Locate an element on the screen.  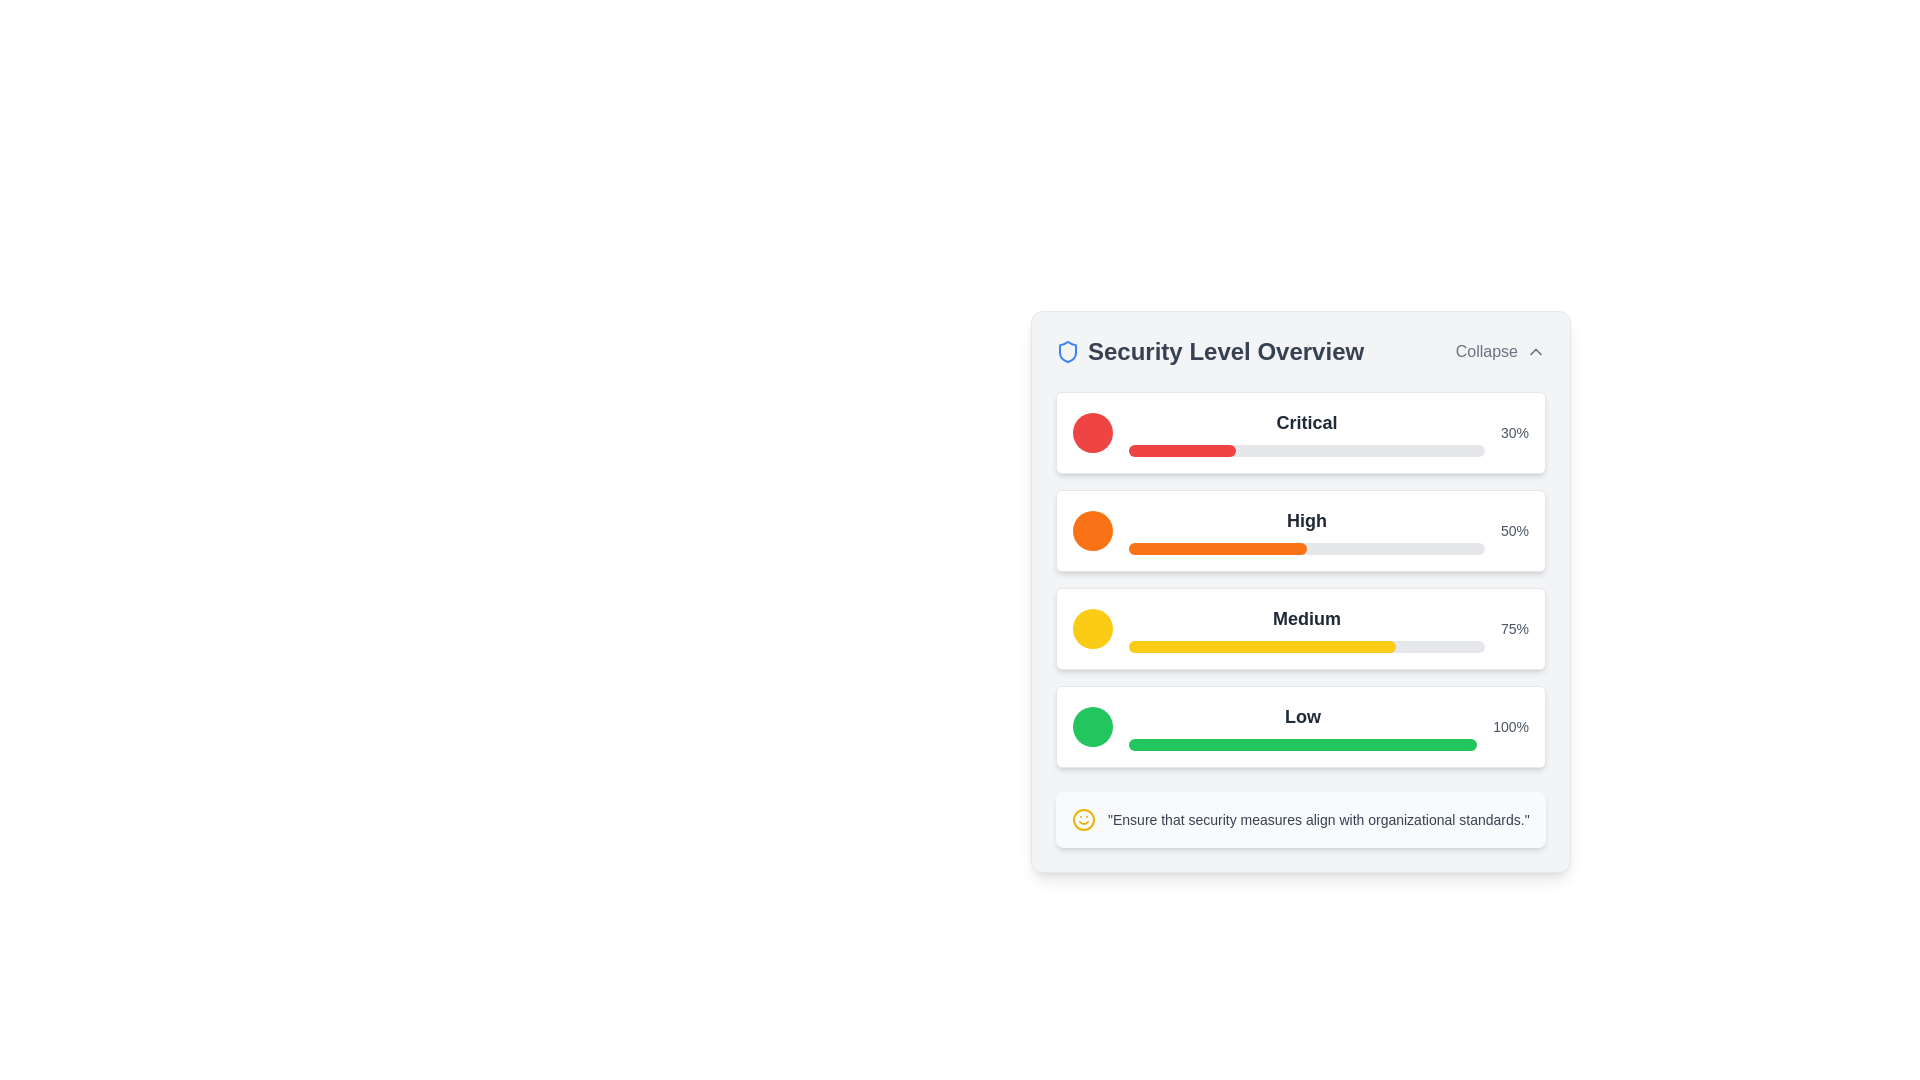
the visual representation of the percentage on the progress bar labeled 'Critical', which shows 30% progress and is positioned below the 'Critical' label is located at coordinates (1306, 451).